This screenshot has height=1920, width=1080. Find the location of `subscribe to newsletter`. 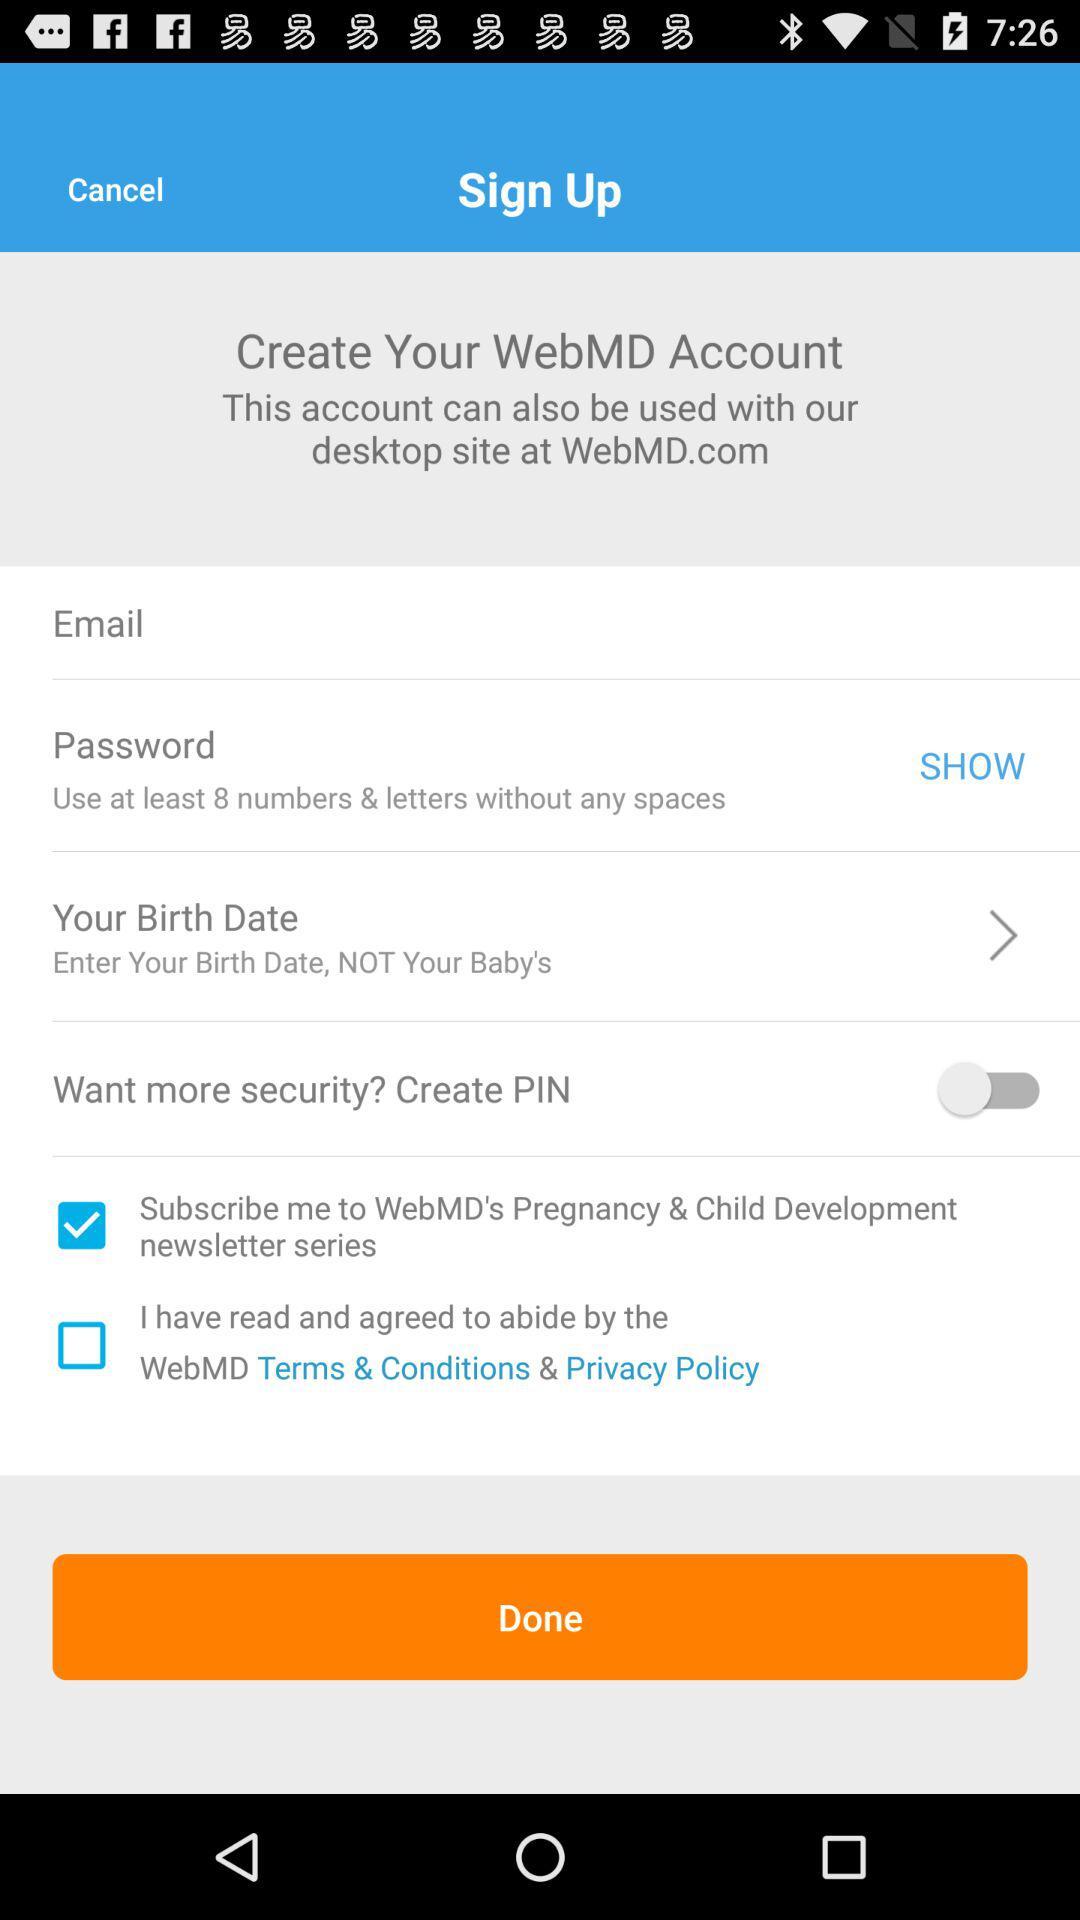

subscribe to newsletter is located at coordinates (80, 1224).